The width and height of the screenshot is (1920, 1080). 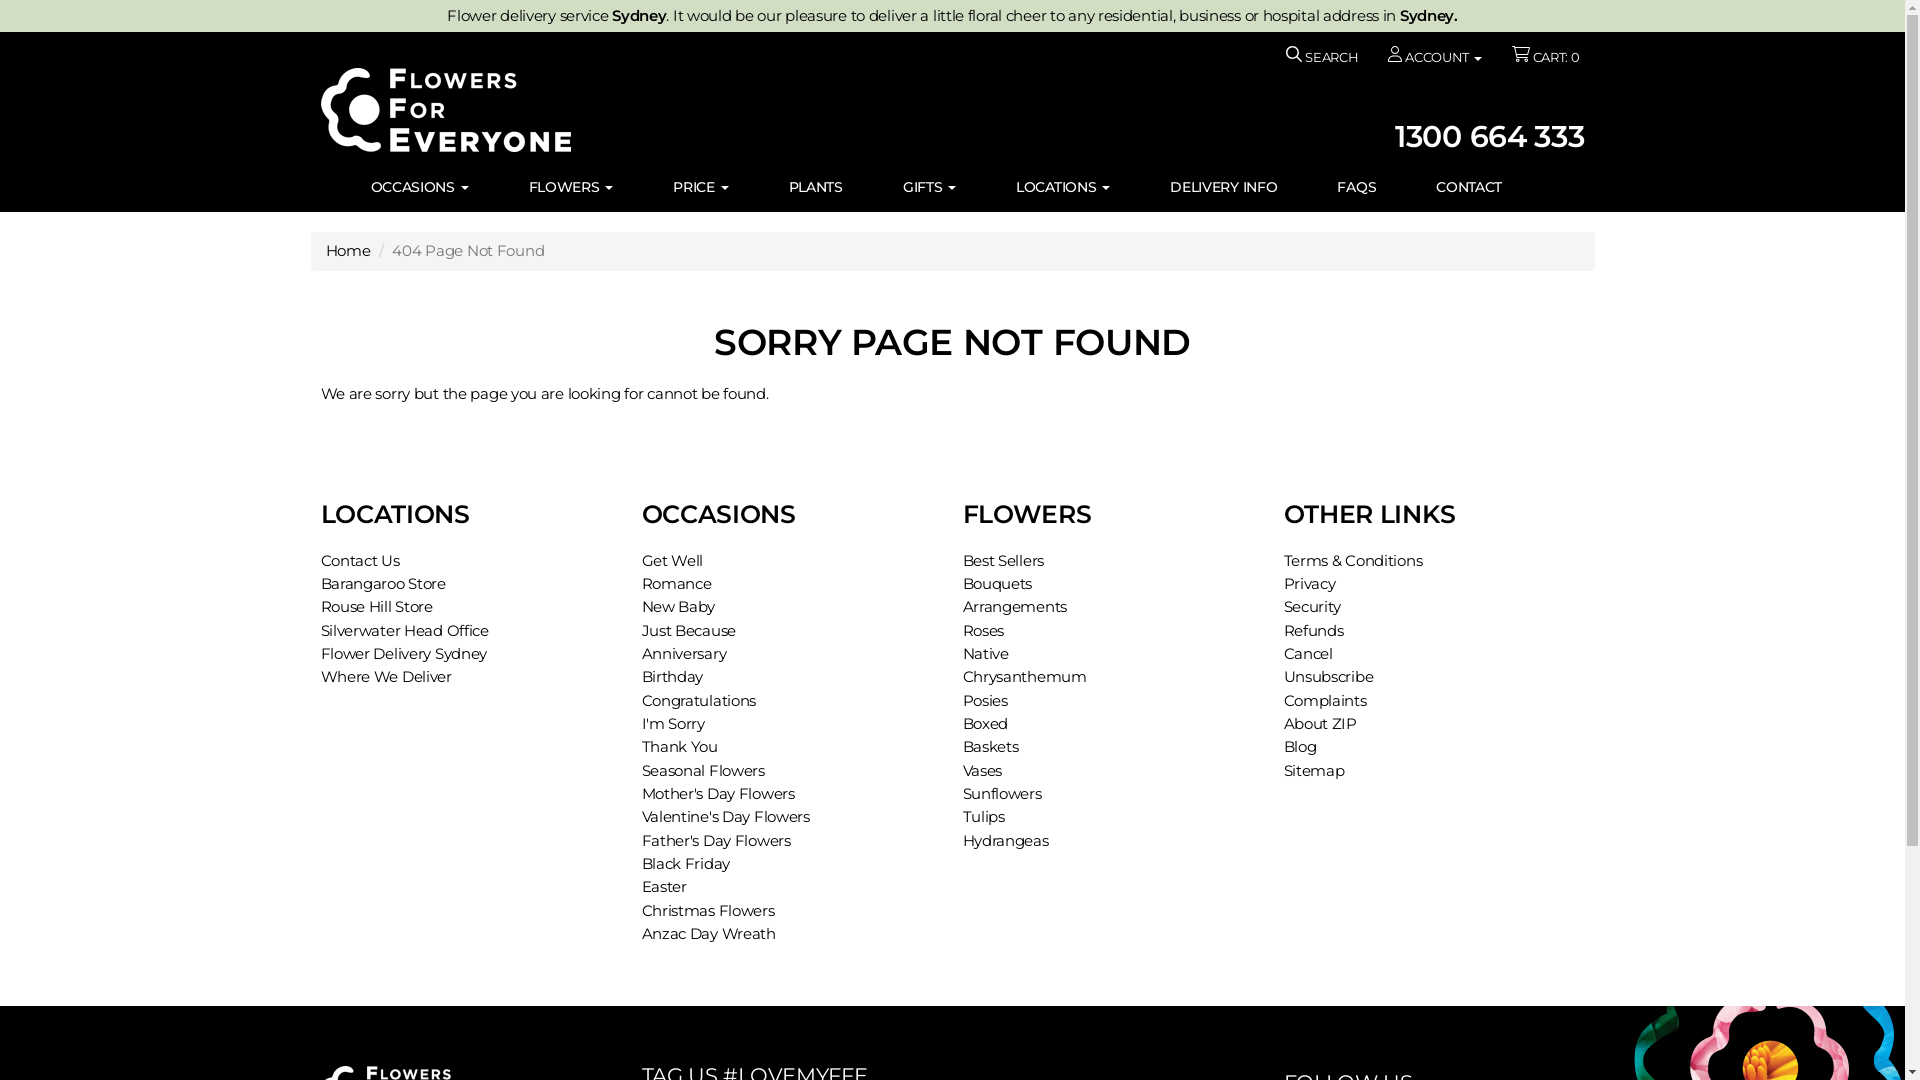 I want to click on 'Cancel', so click(x=1308, y=654).